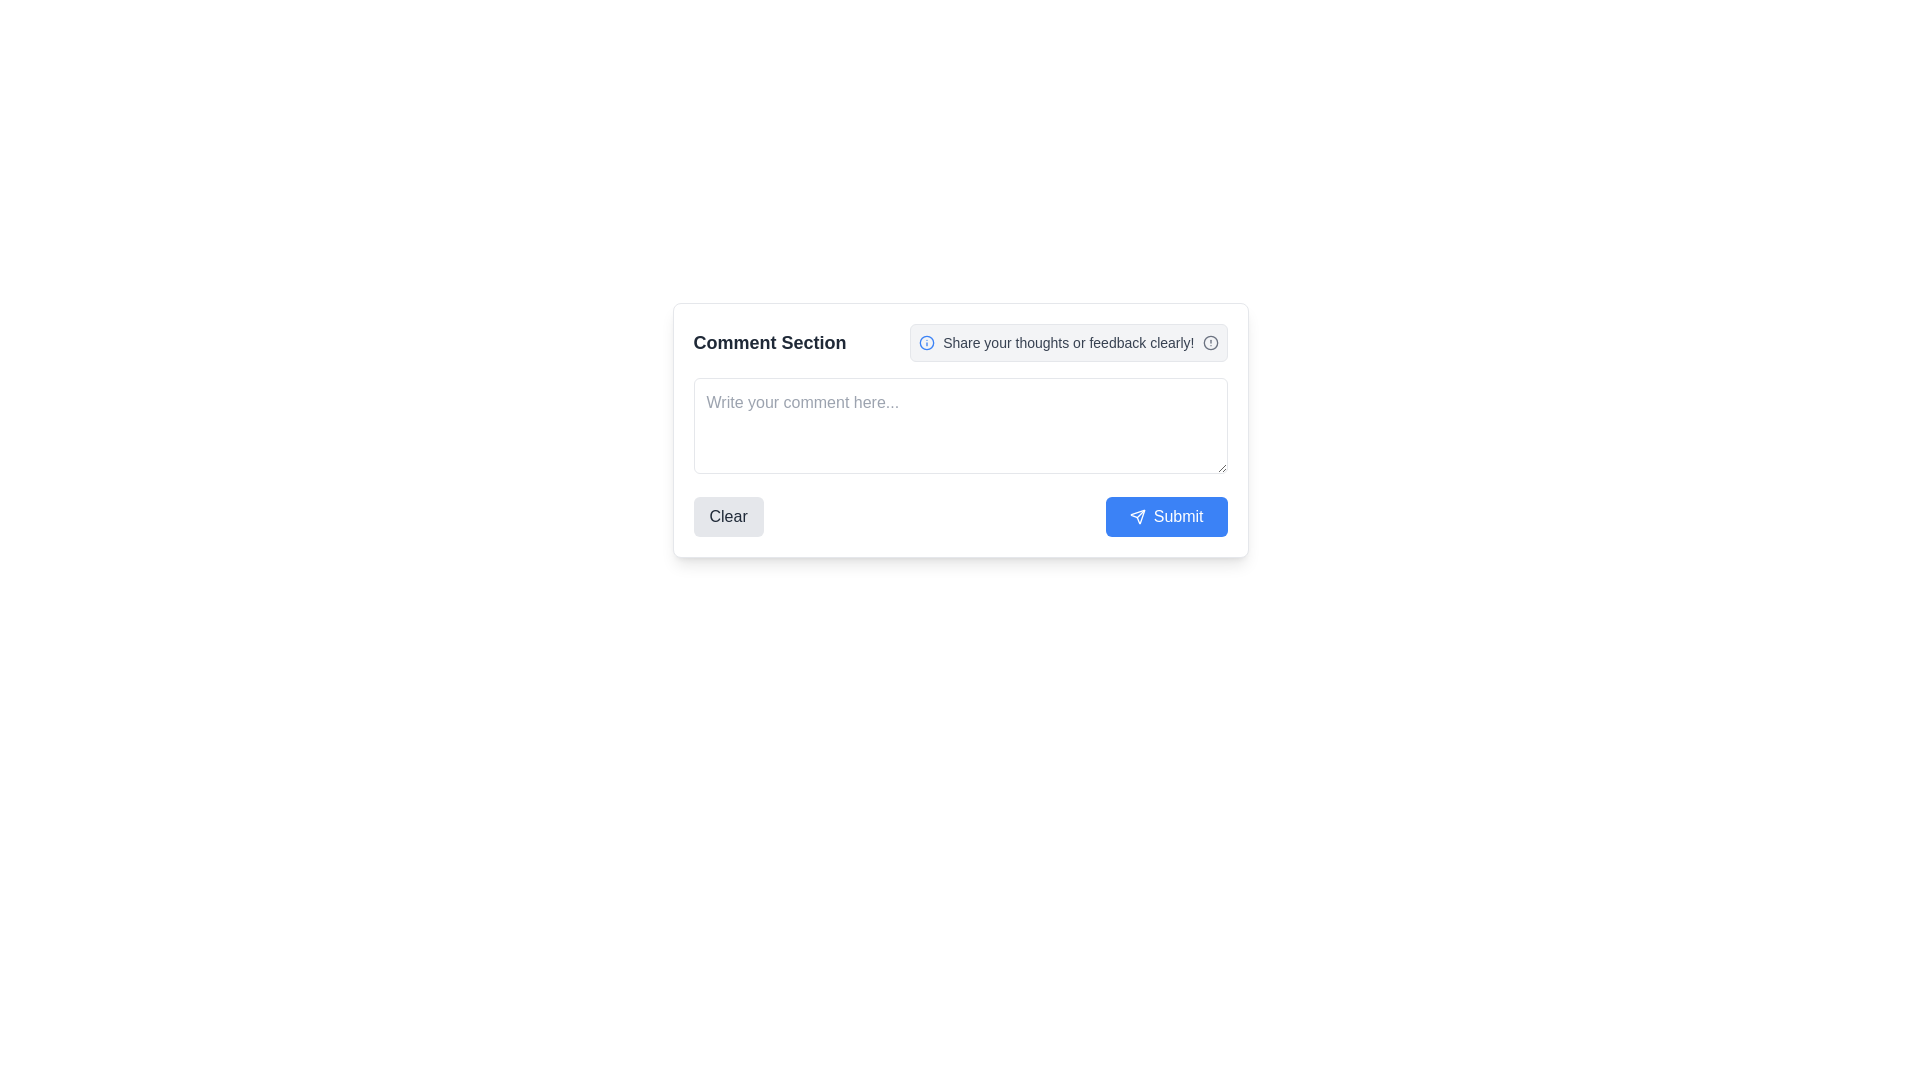 The width and height of the screenshot is (1920, 1080). Describe the element at coordinates (926, 342) in the screenshot. I see `the blue outlined circular SVG element that is part of the information icon located to the right of the 'Comment Section' title` at that location.